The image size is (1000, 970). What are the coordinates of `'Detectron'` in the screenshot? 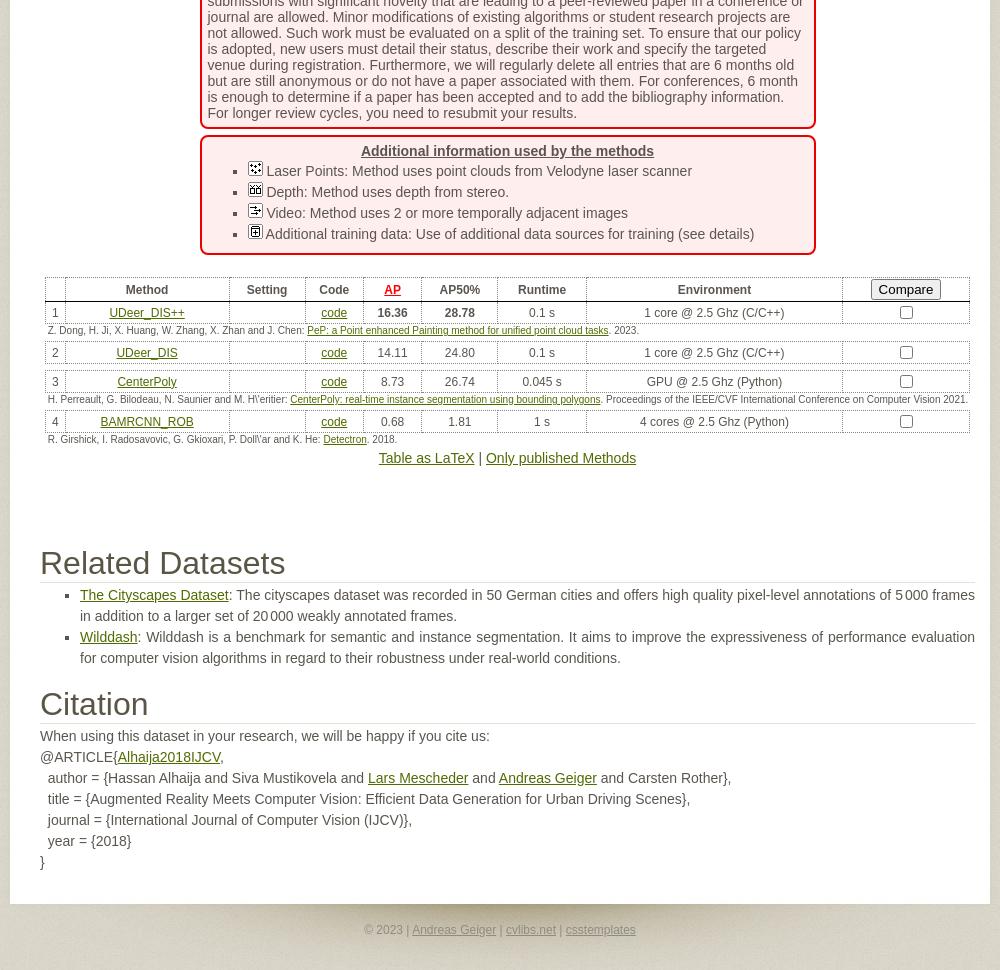 It's located at (322, 438).